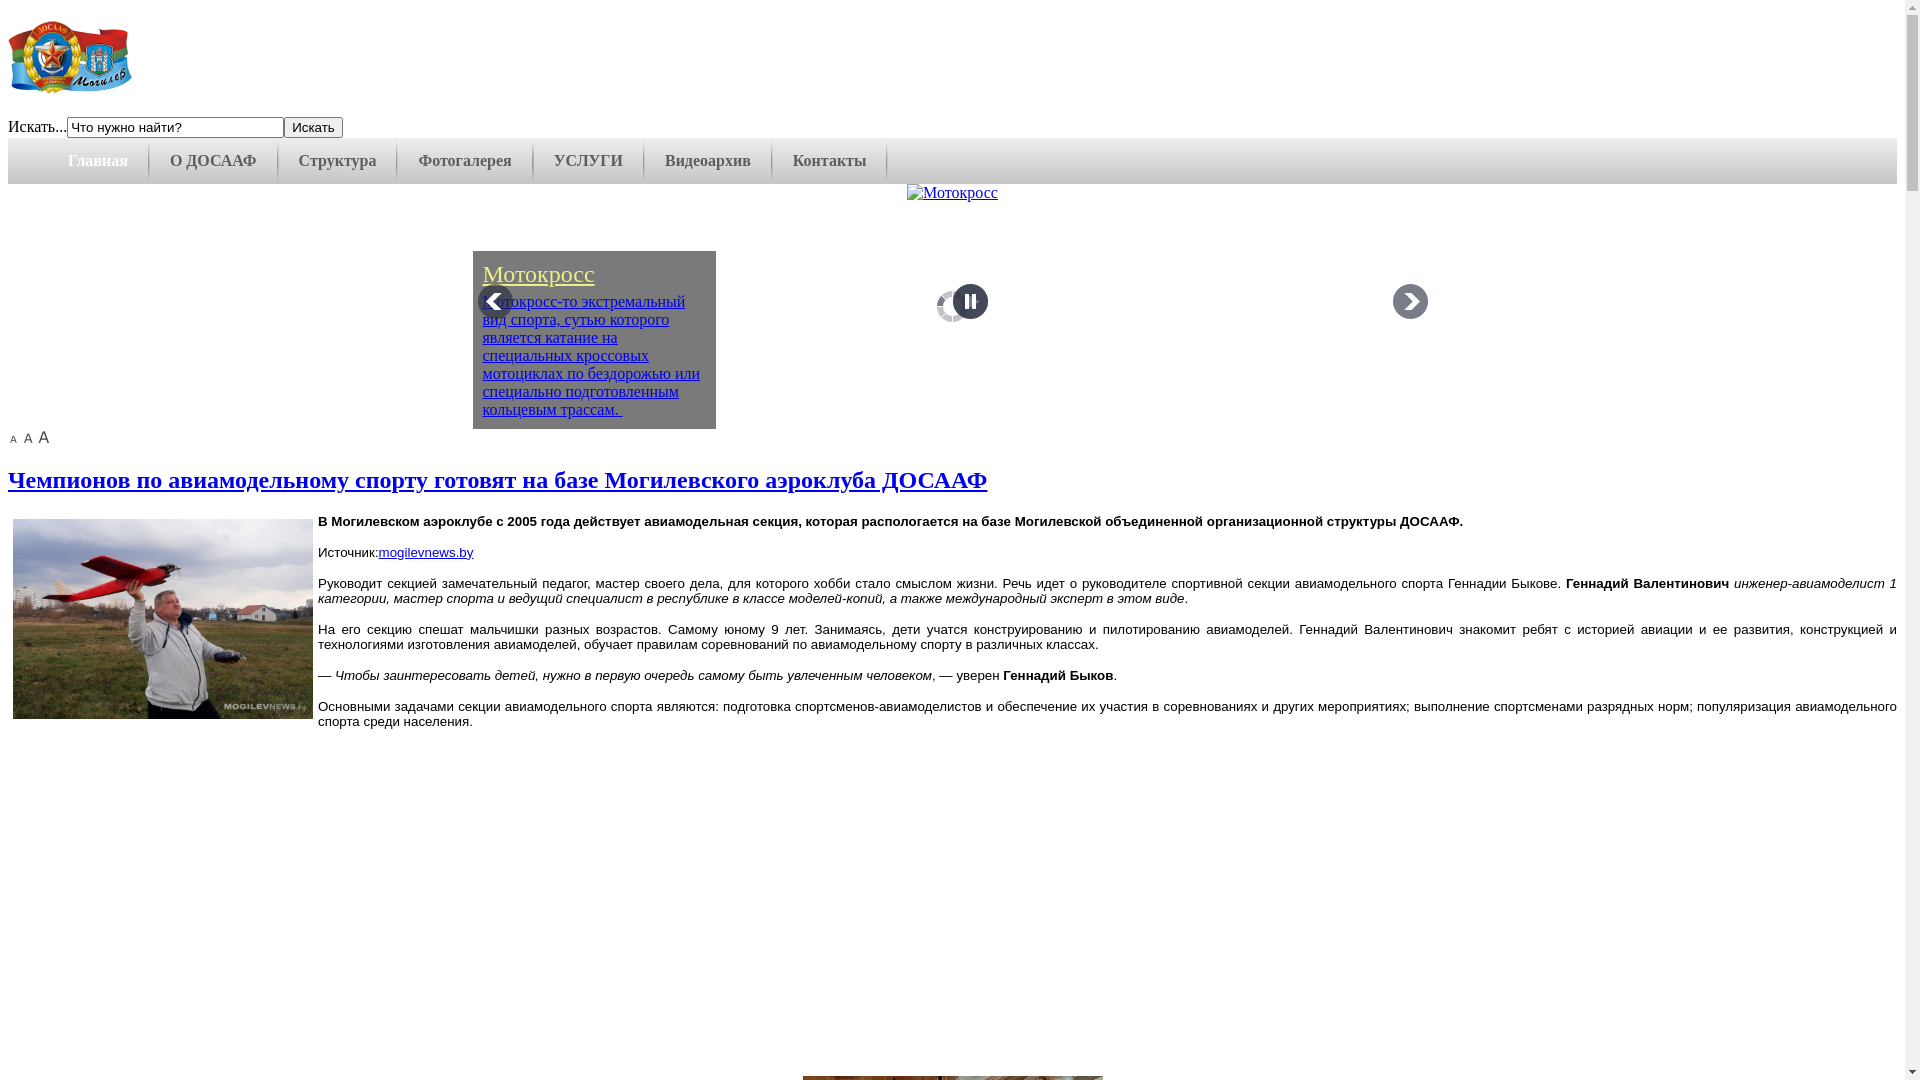 This screenshot has height=1080, width=1920. I want to click on 'normal size', so click(23, 436).